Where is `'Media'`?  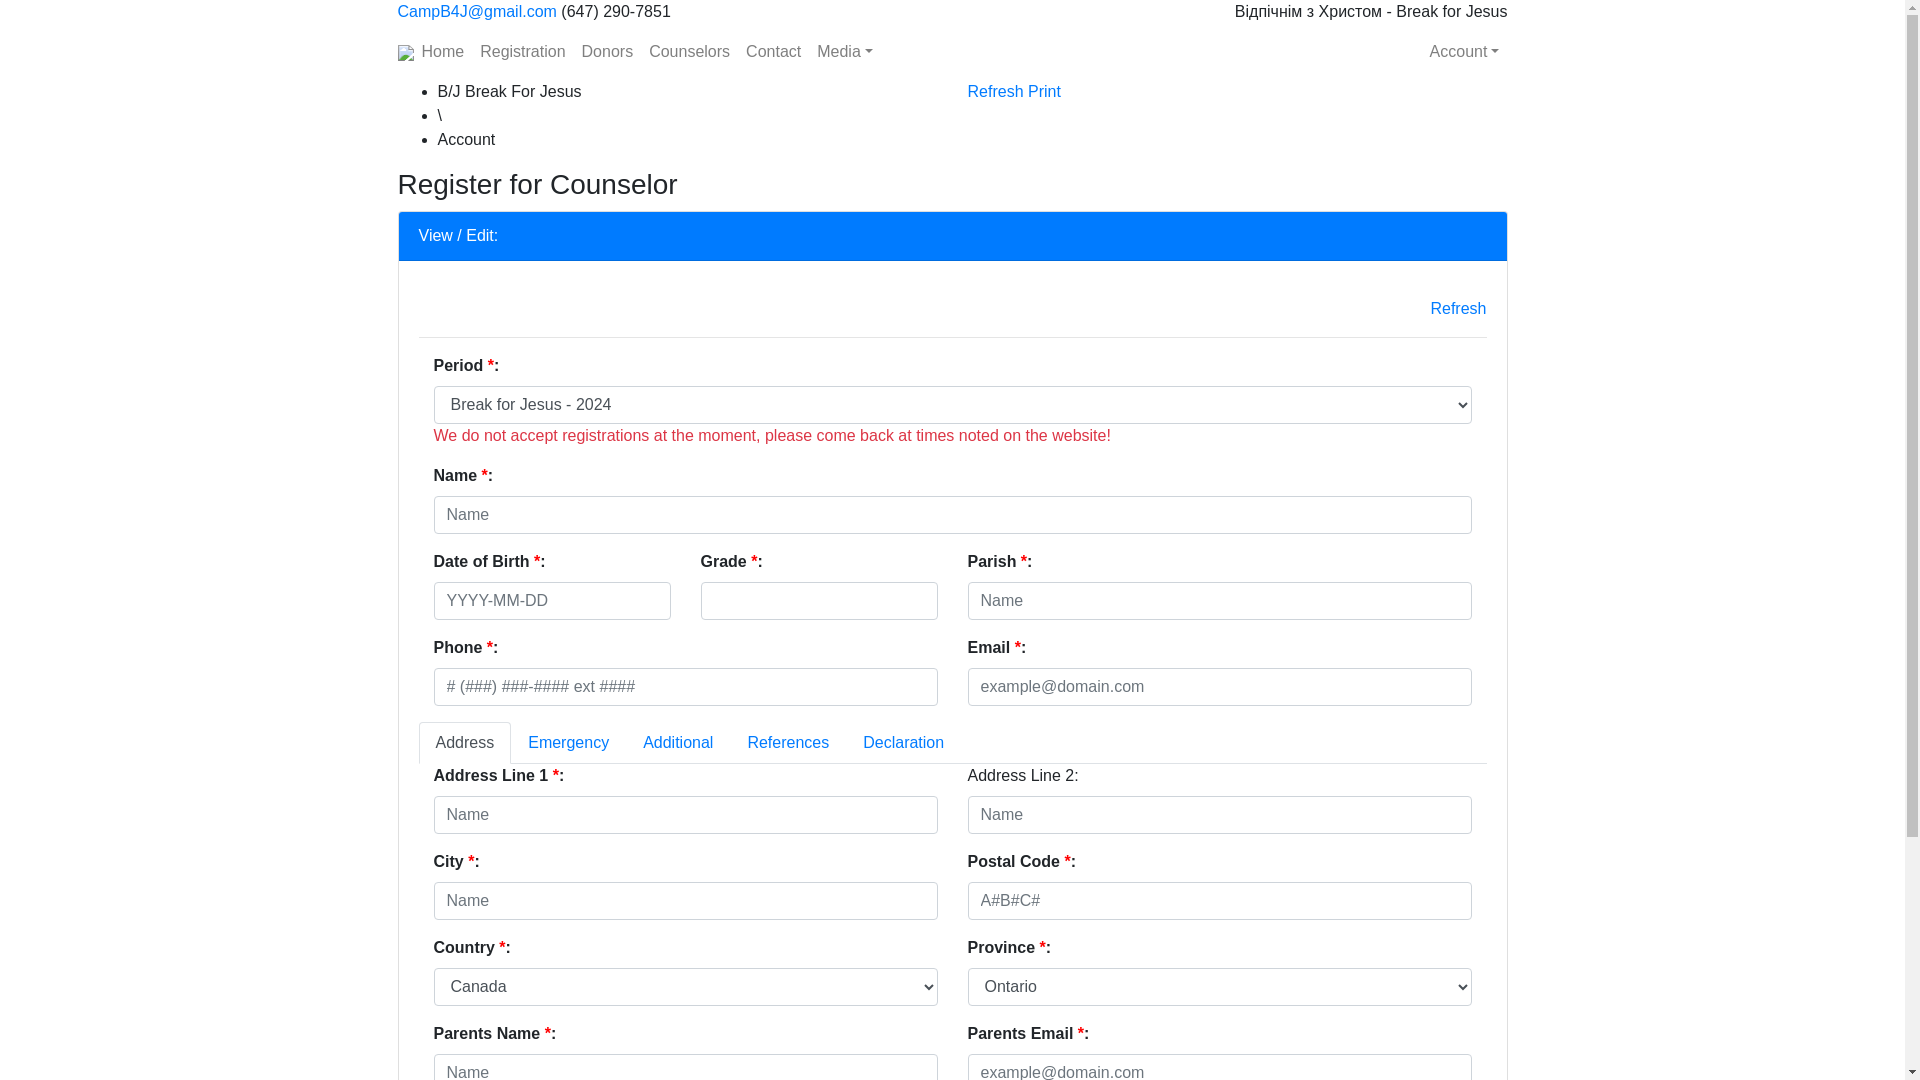
'Media' is located at coordinates (844, 50).